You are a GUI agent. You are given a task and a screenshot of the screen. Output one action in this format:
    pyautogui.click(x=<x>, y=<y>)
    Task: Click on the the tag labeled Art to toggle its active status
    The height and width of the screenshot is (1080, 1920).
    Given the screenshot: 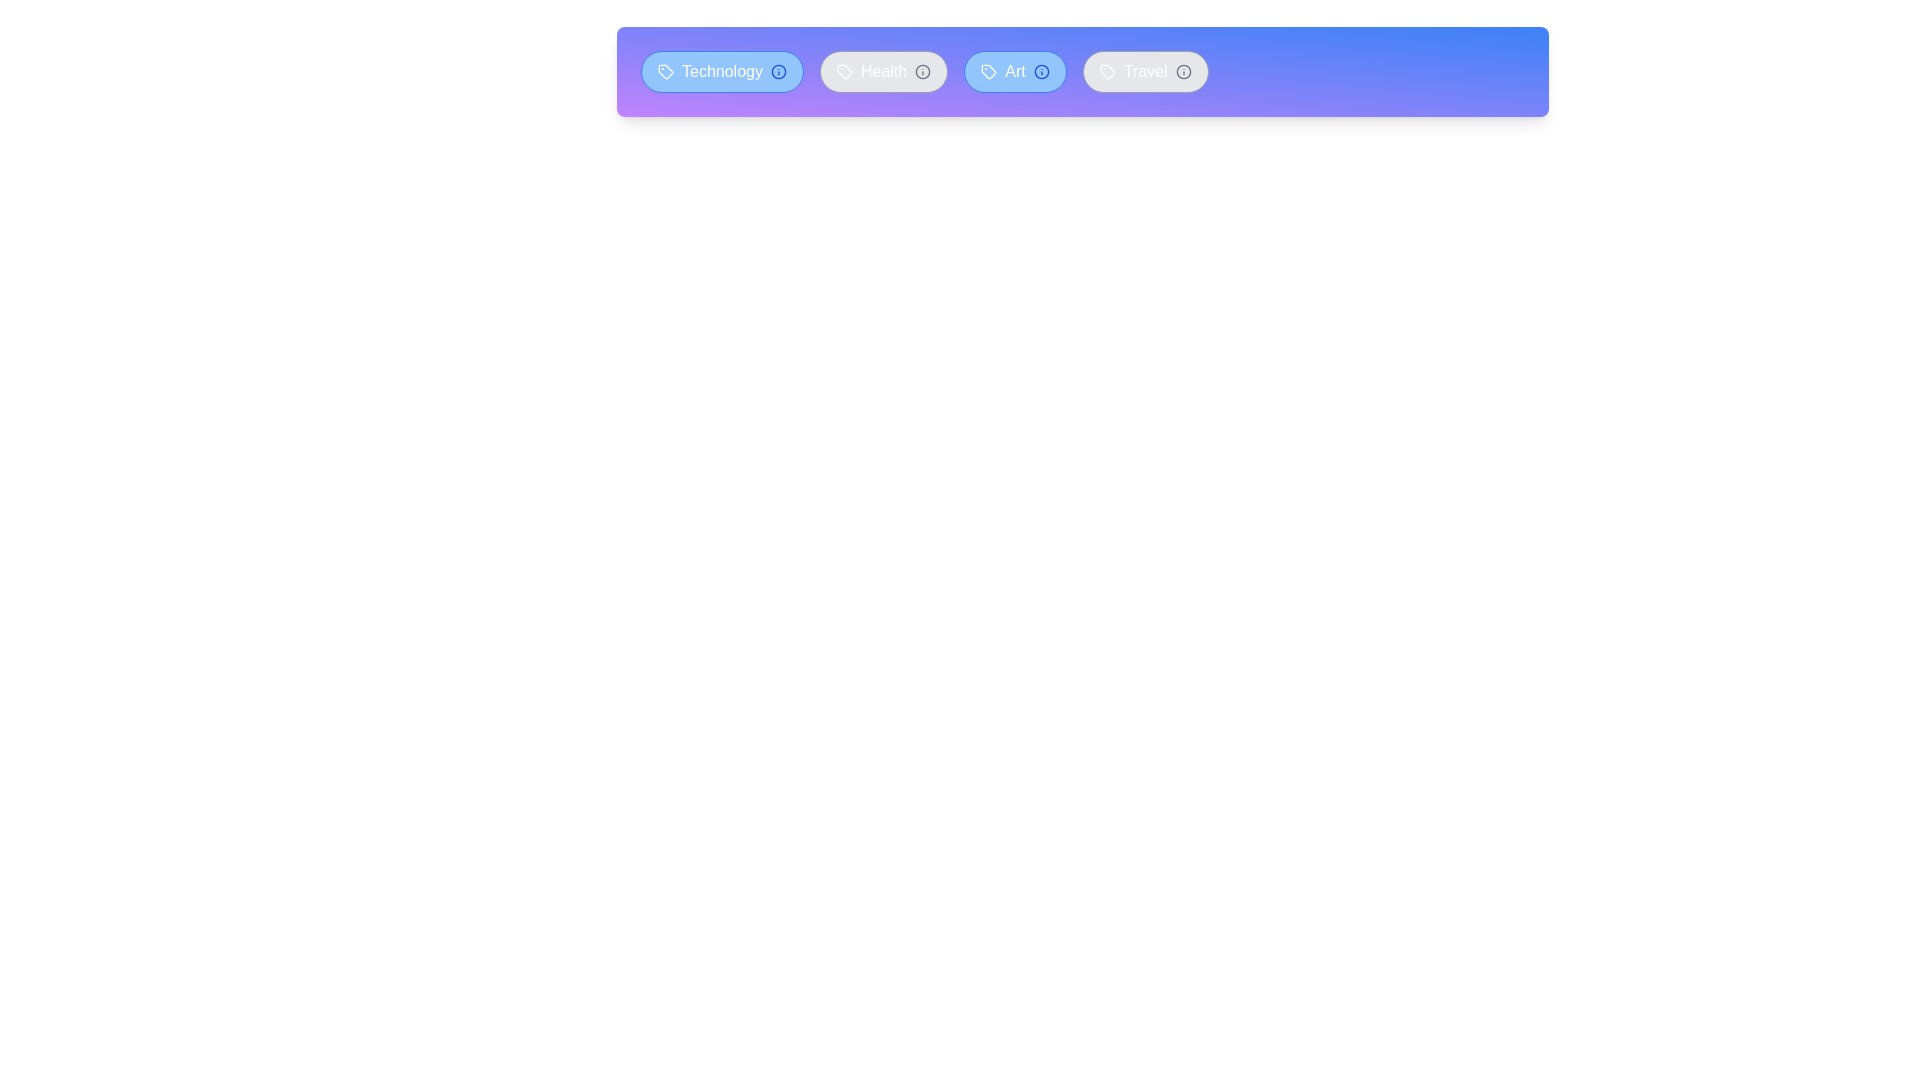 What is the action you would take?
    pyautogui.click(x=1014, y=71)
    